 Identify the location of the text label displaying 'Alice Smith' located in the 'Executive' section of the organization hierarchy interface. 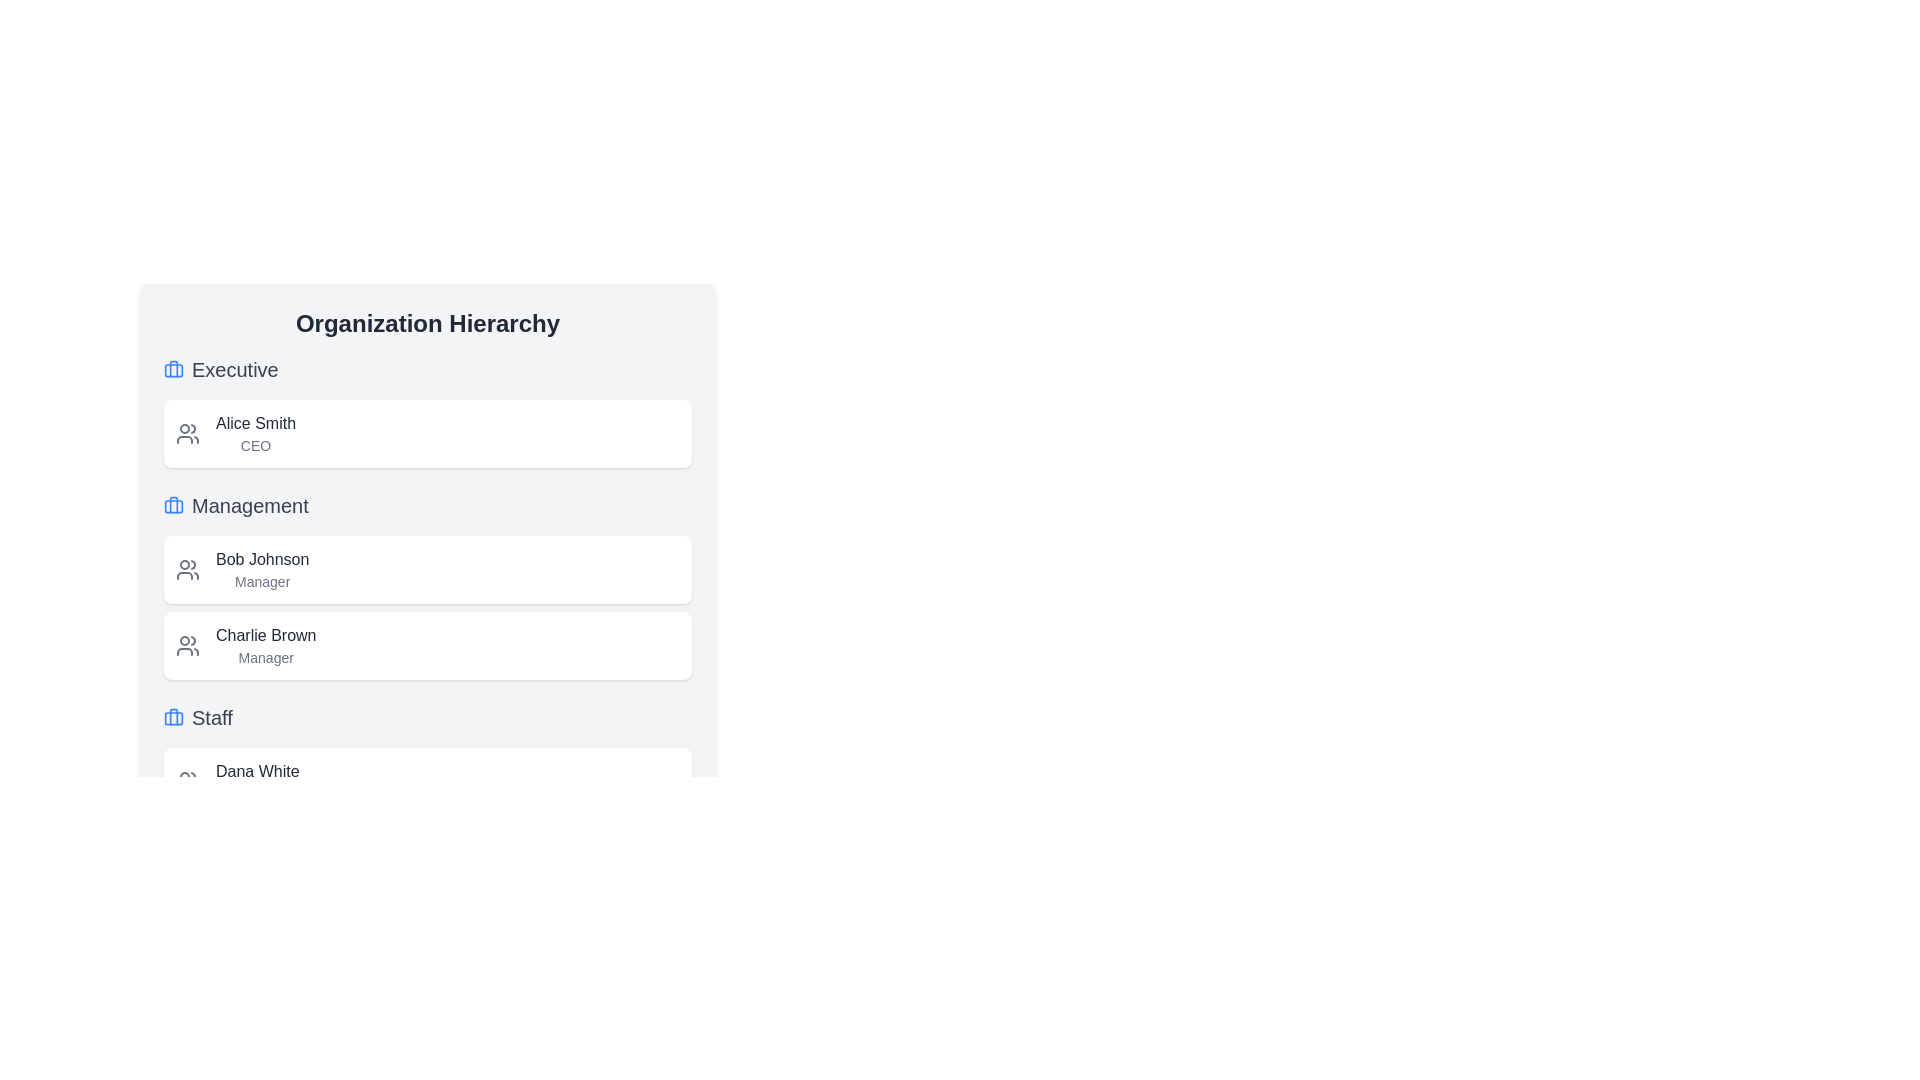
(254, 423).